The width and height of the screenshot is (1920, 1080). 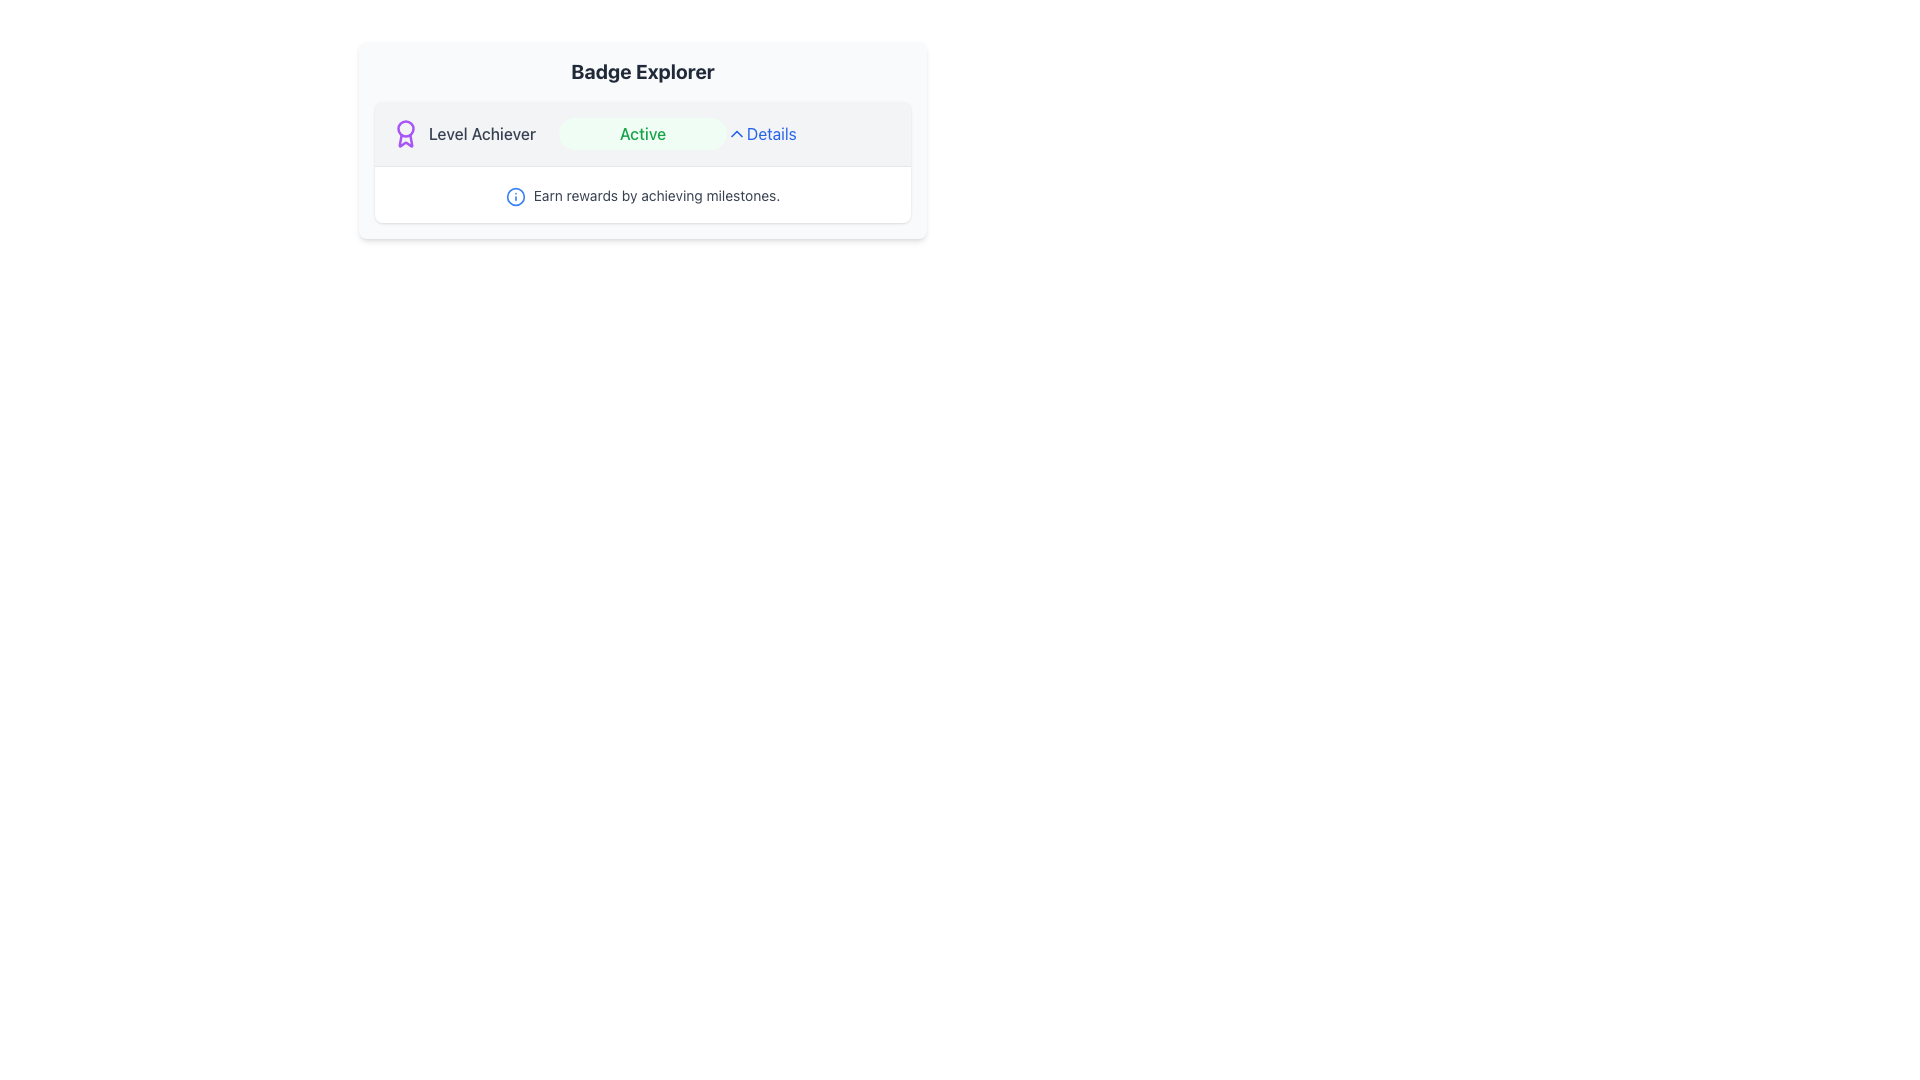 I want to click on informational text 'Earn rewards by achieving milestones.' located at the bottom of the 'Badge Explorer' card, which is centered horizontally and features a blue information icon to its left, so click(x=643, y=194).